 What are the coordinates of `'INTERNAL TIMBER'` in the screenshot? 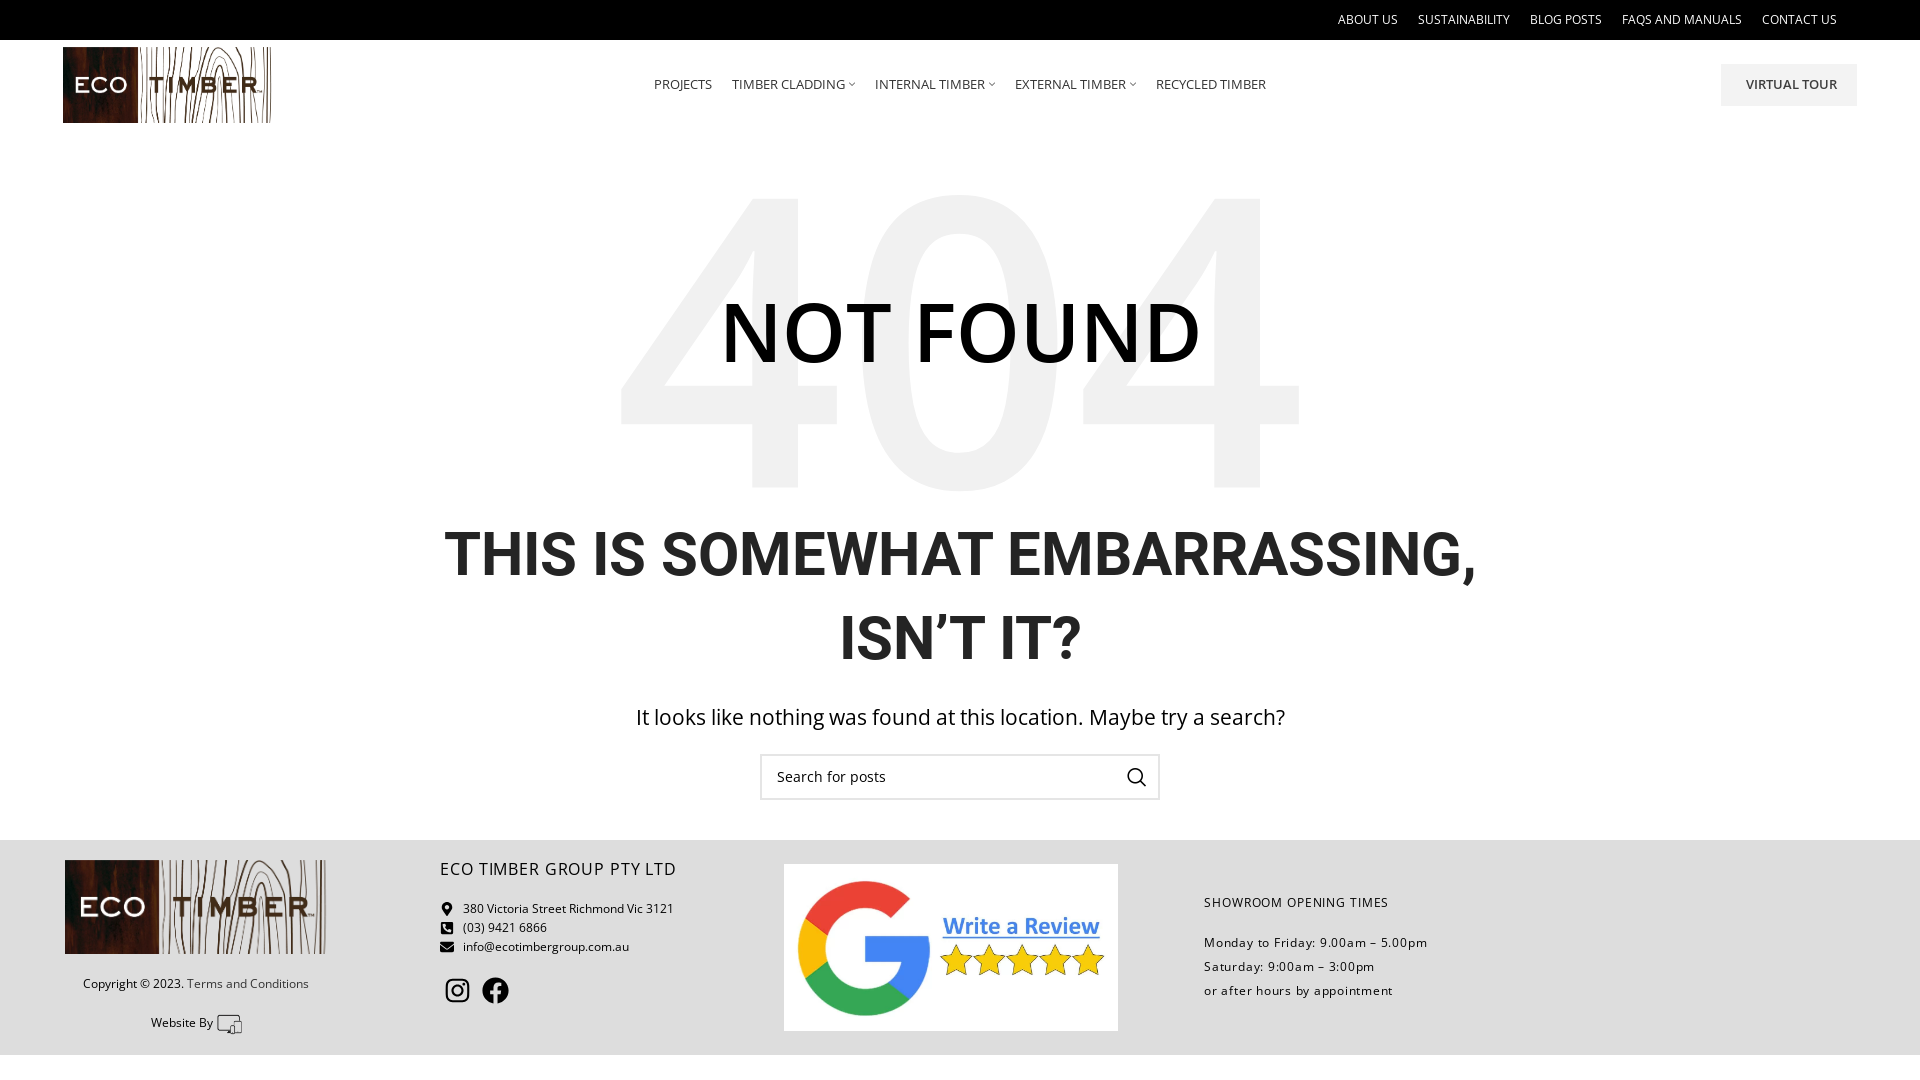 It's located at (934, 83).